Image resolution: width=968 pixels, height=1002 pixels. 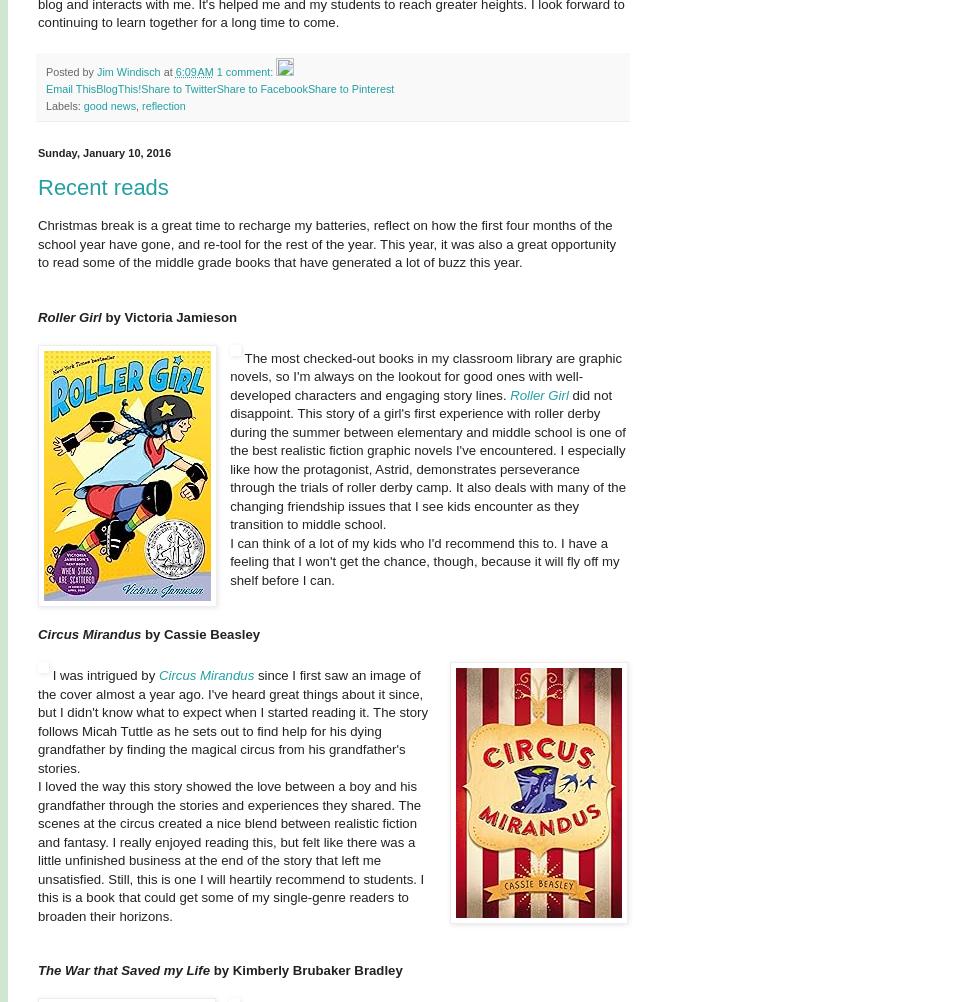 What do you see at coordinates (163, 105) in the screenshot?
I see `'reflection'` at bounding box center [163, 105].